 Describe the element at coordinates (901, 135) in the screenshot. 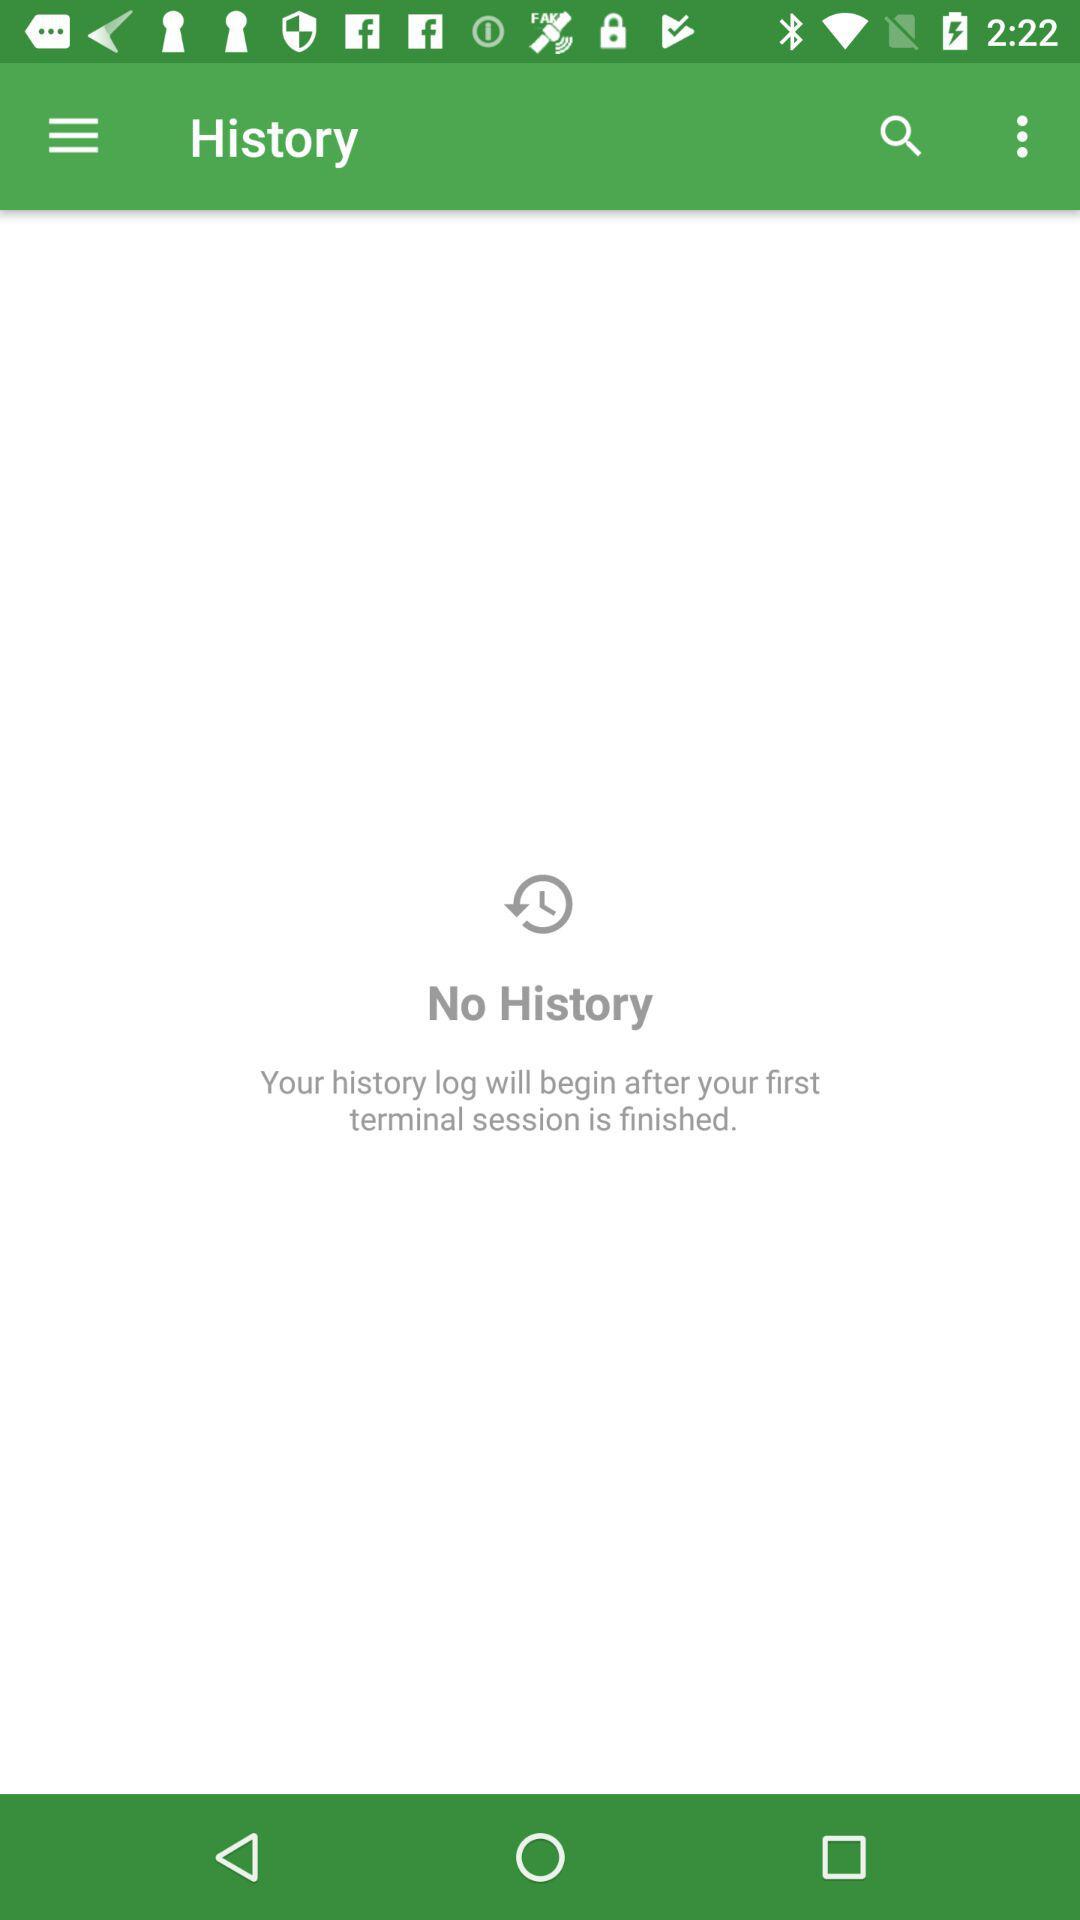

I see `item above your history log icon` at that location.